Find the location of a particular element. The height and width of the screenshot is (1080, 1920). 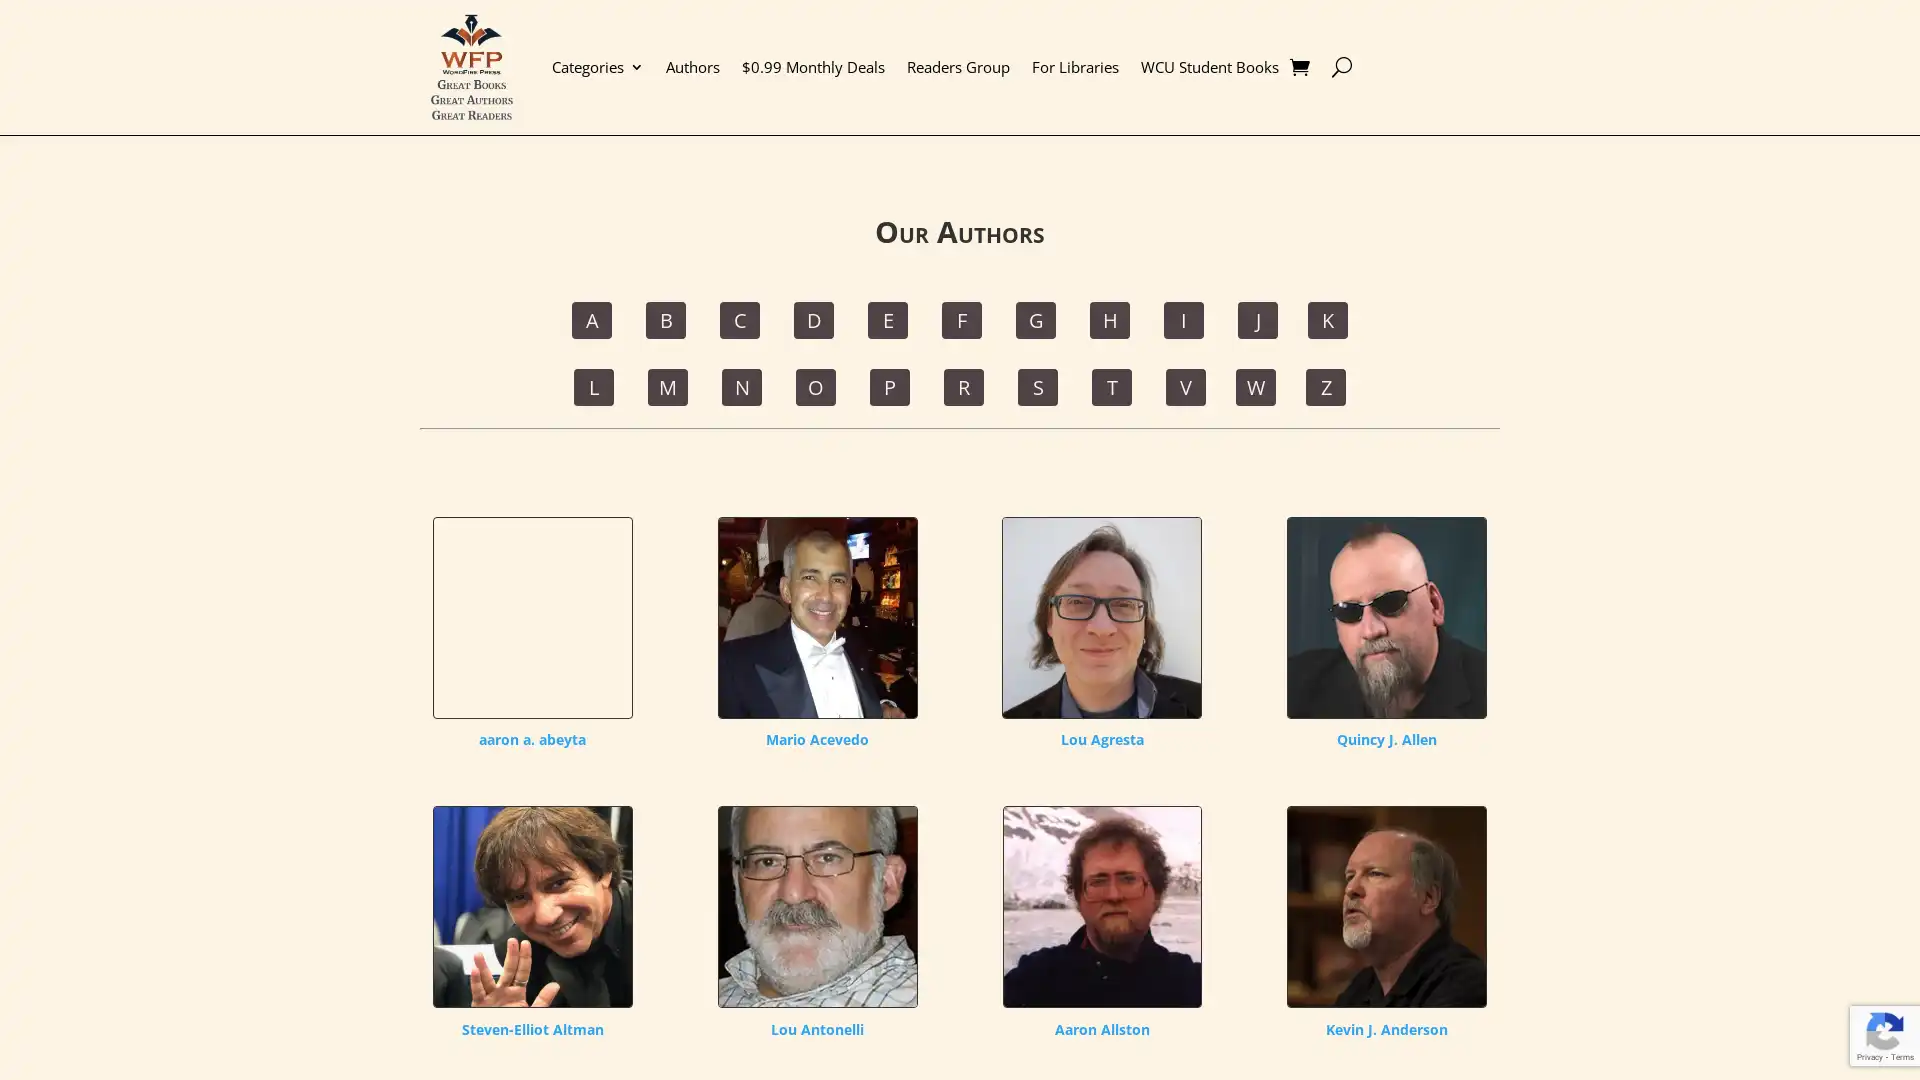

B is located at coordinates (666, 318).